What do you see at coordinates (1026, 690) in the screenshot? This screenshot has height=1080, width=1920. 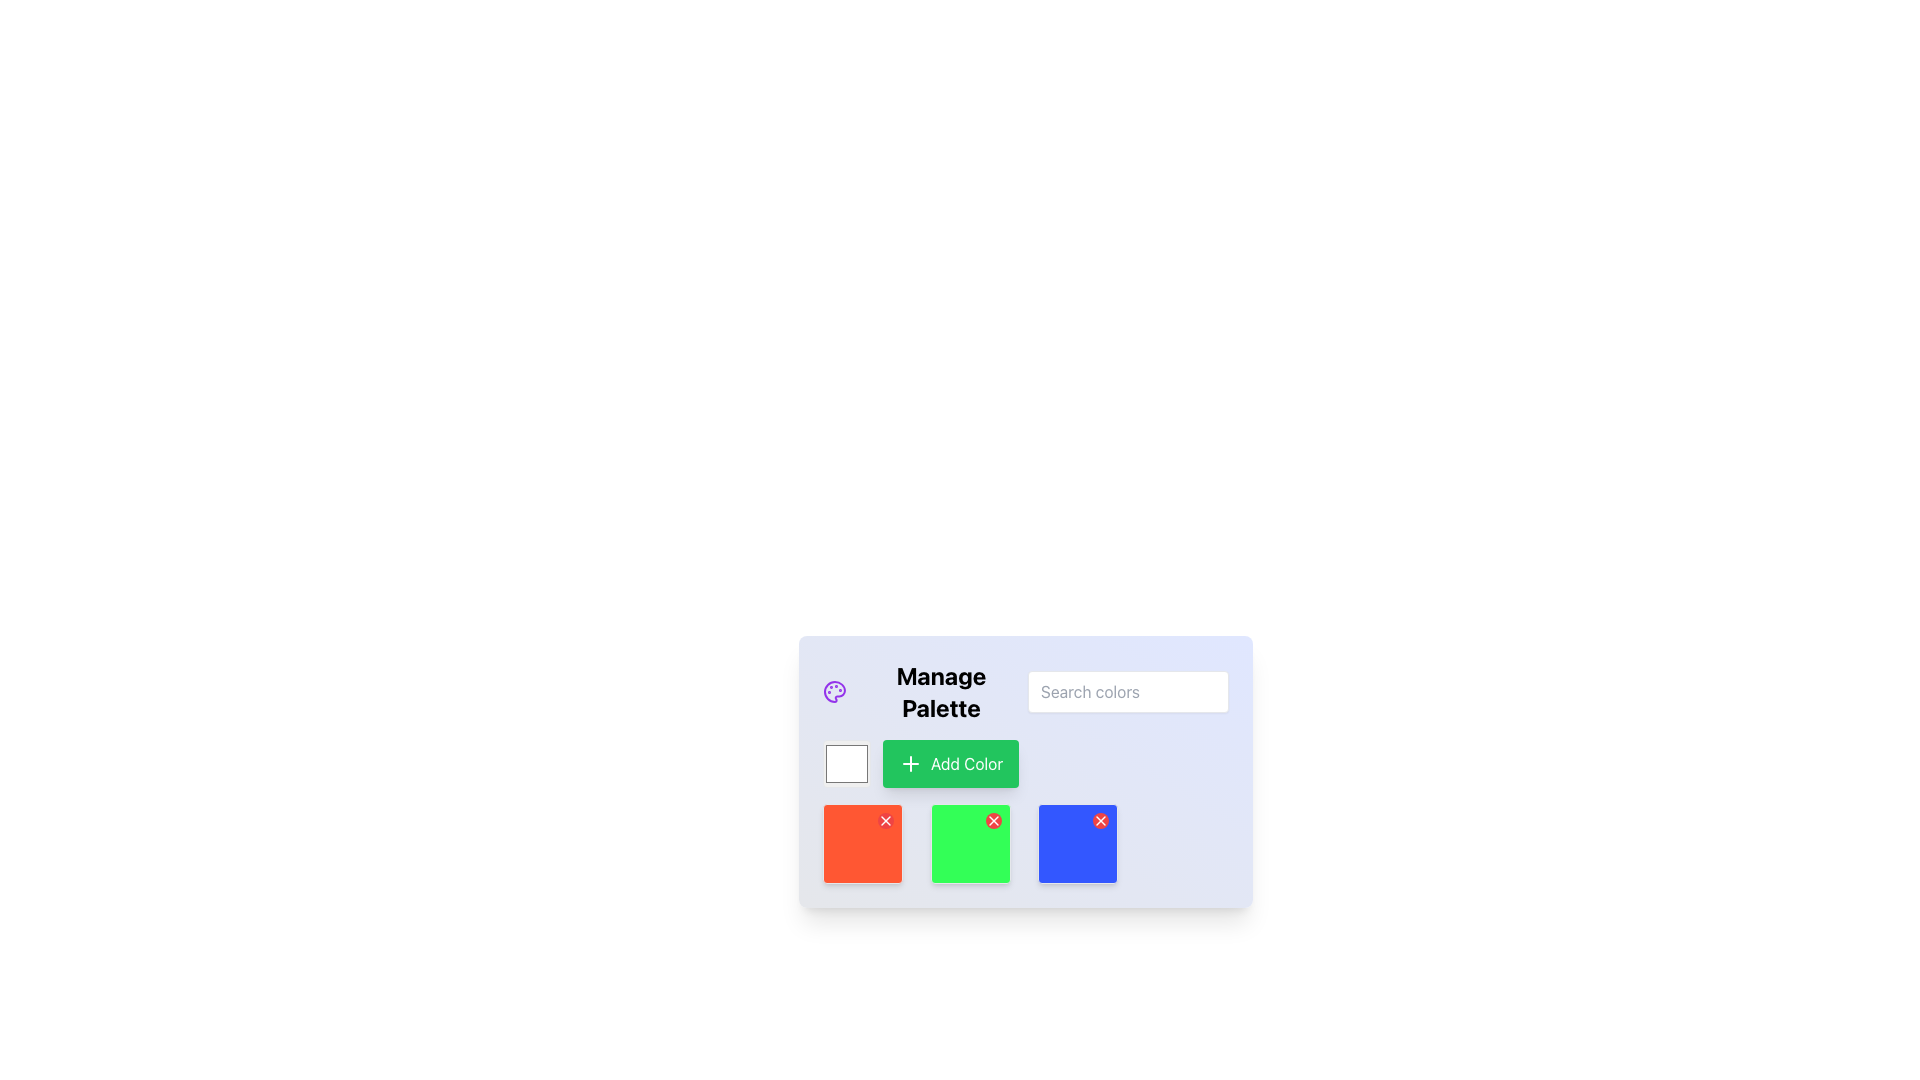 I see `the search input field located at the top-right of the card area, adjacent to the 'Manage Palette' text and purple palette icon` at bounding box center [1026, 690].